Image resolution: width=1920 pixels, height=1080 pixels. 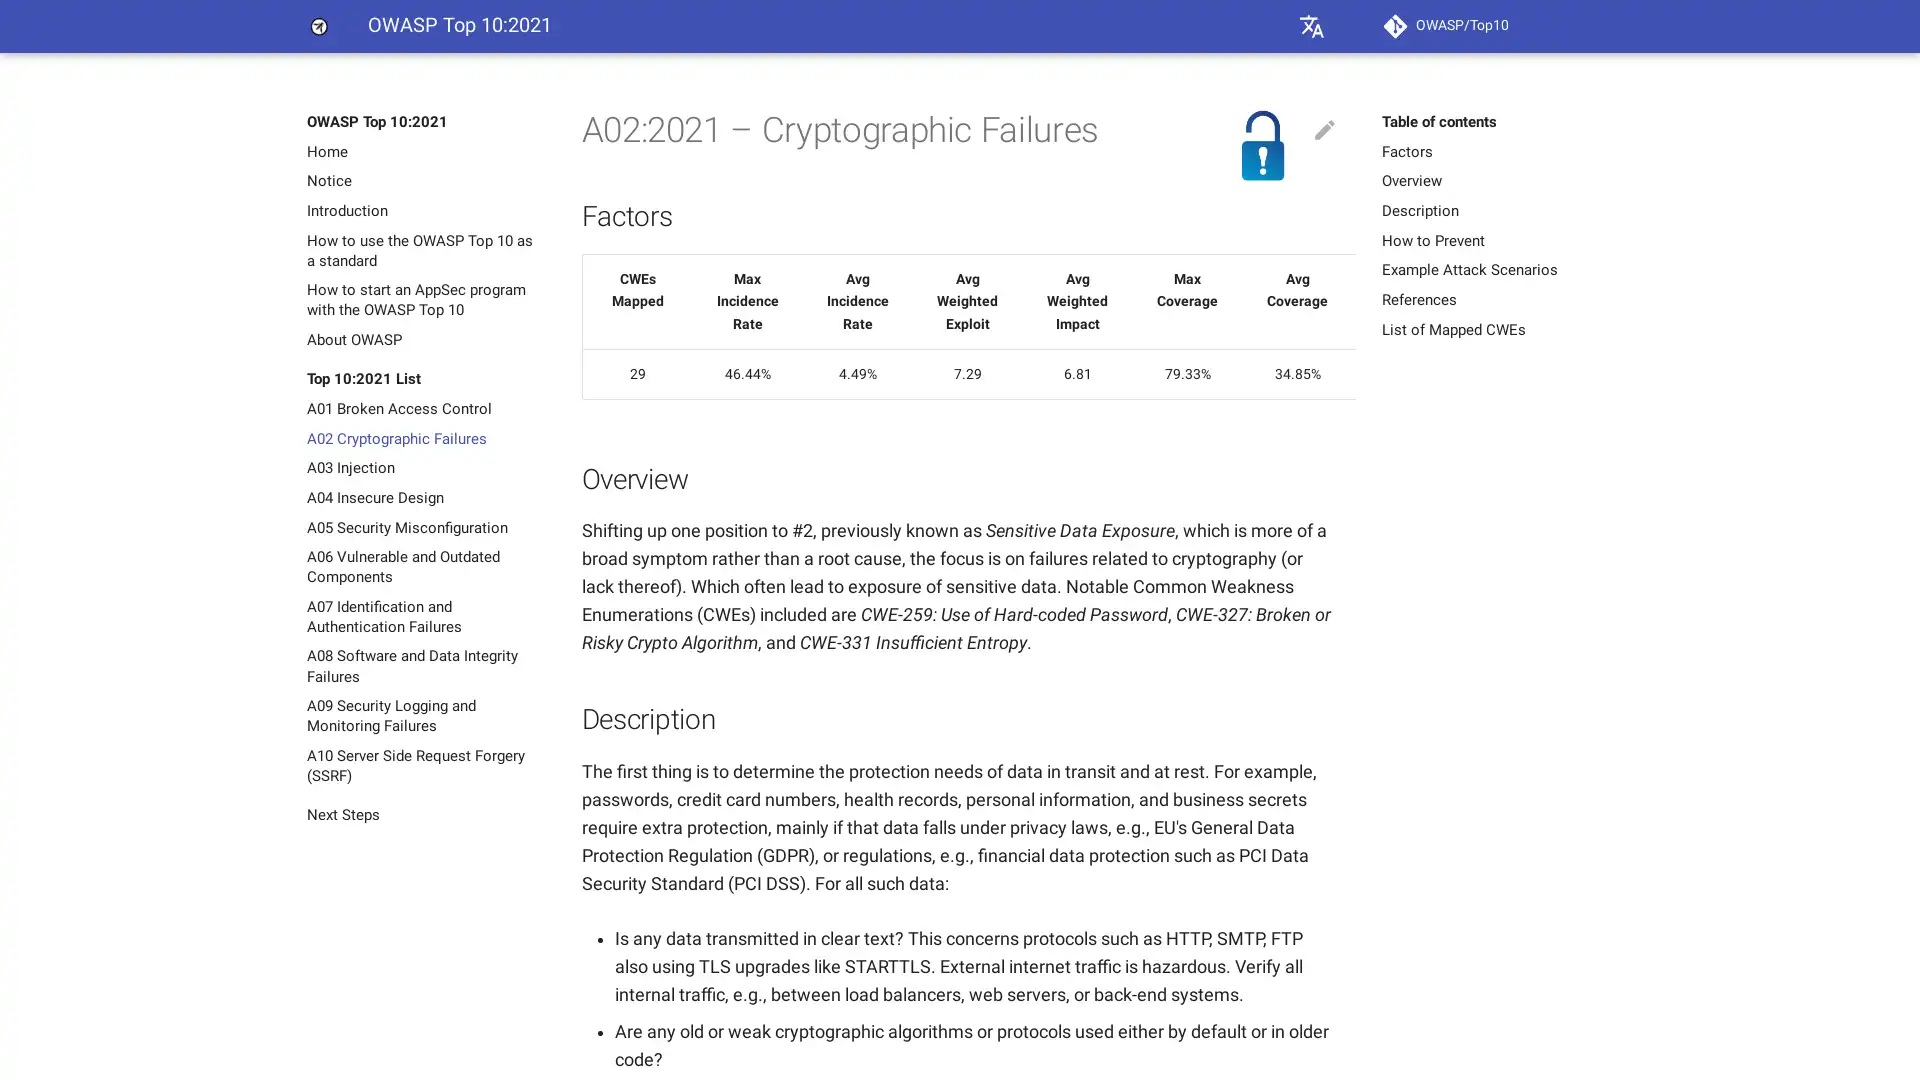 I want to click on Select language, so click(x=1311, y=26).